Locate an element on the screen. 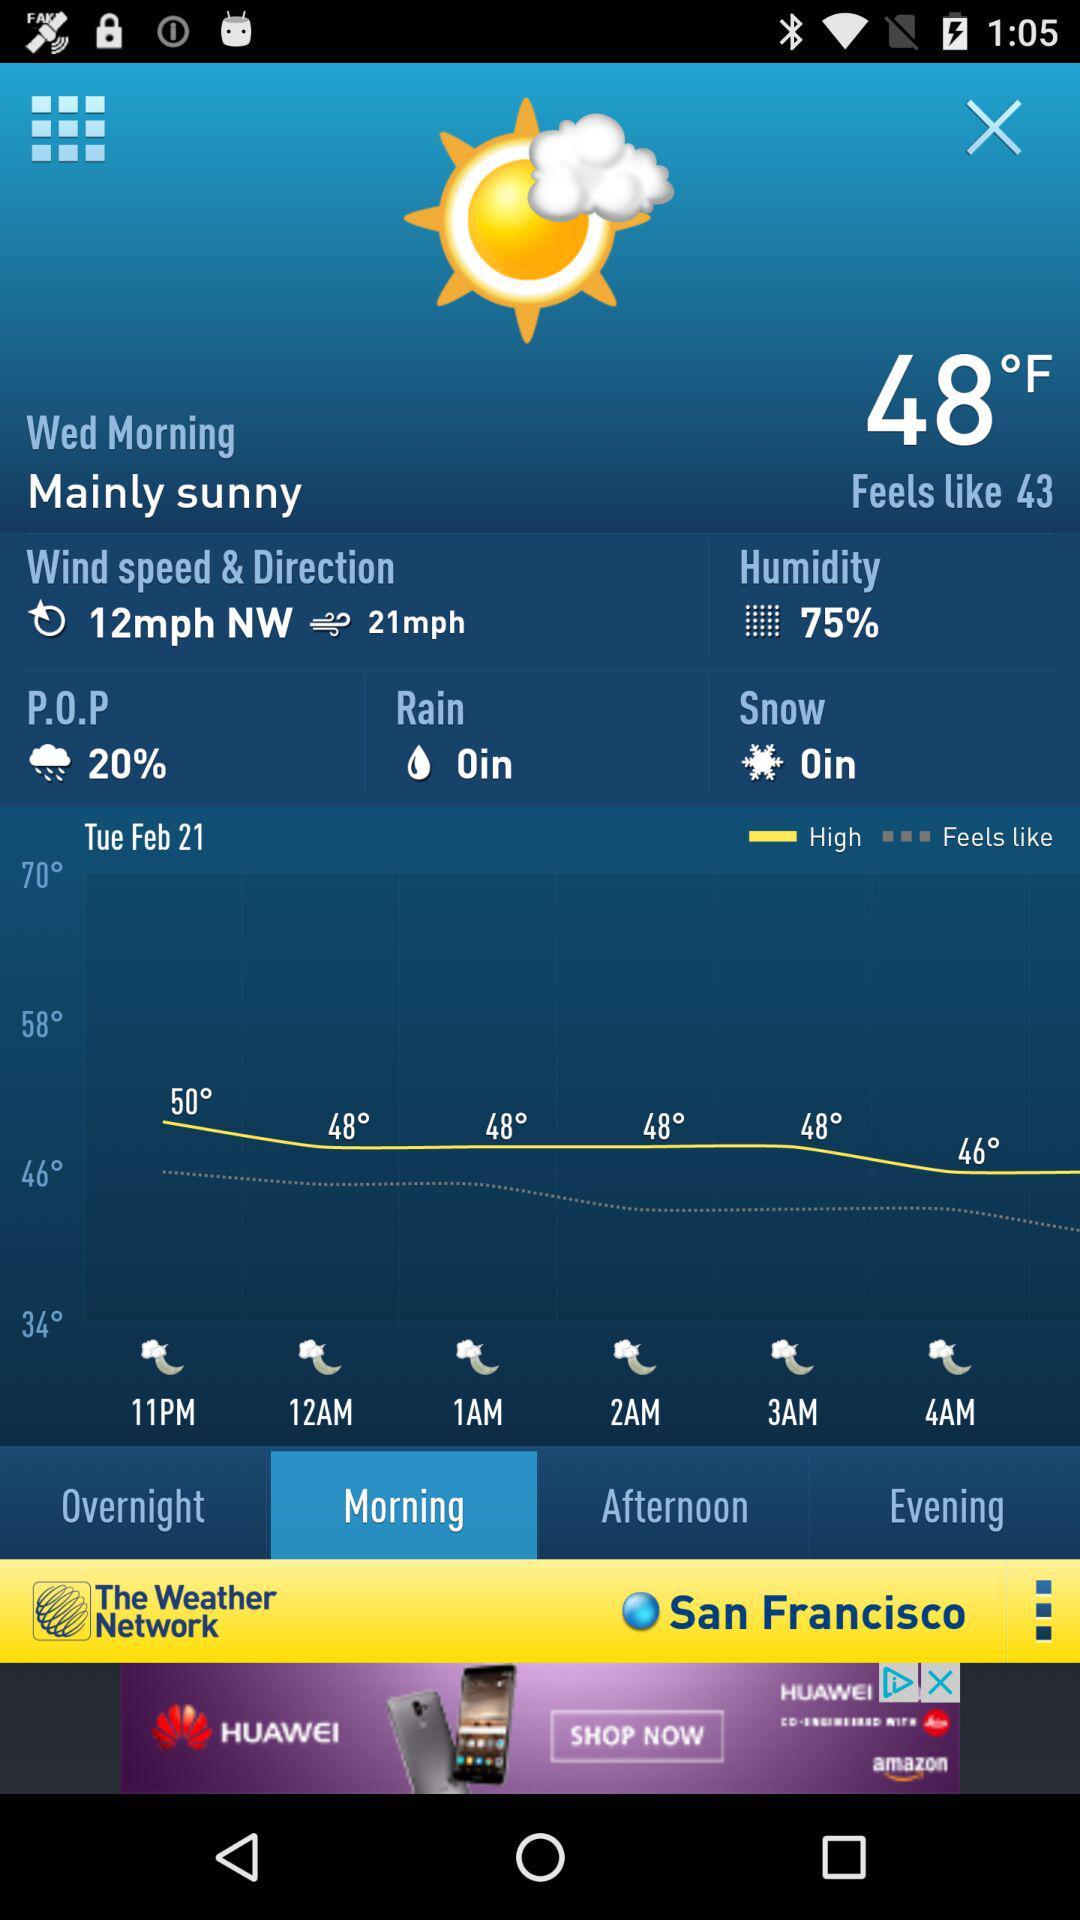 This screenshot has width=1080, height=1920. more option is located at coordinates (1043, 1611).